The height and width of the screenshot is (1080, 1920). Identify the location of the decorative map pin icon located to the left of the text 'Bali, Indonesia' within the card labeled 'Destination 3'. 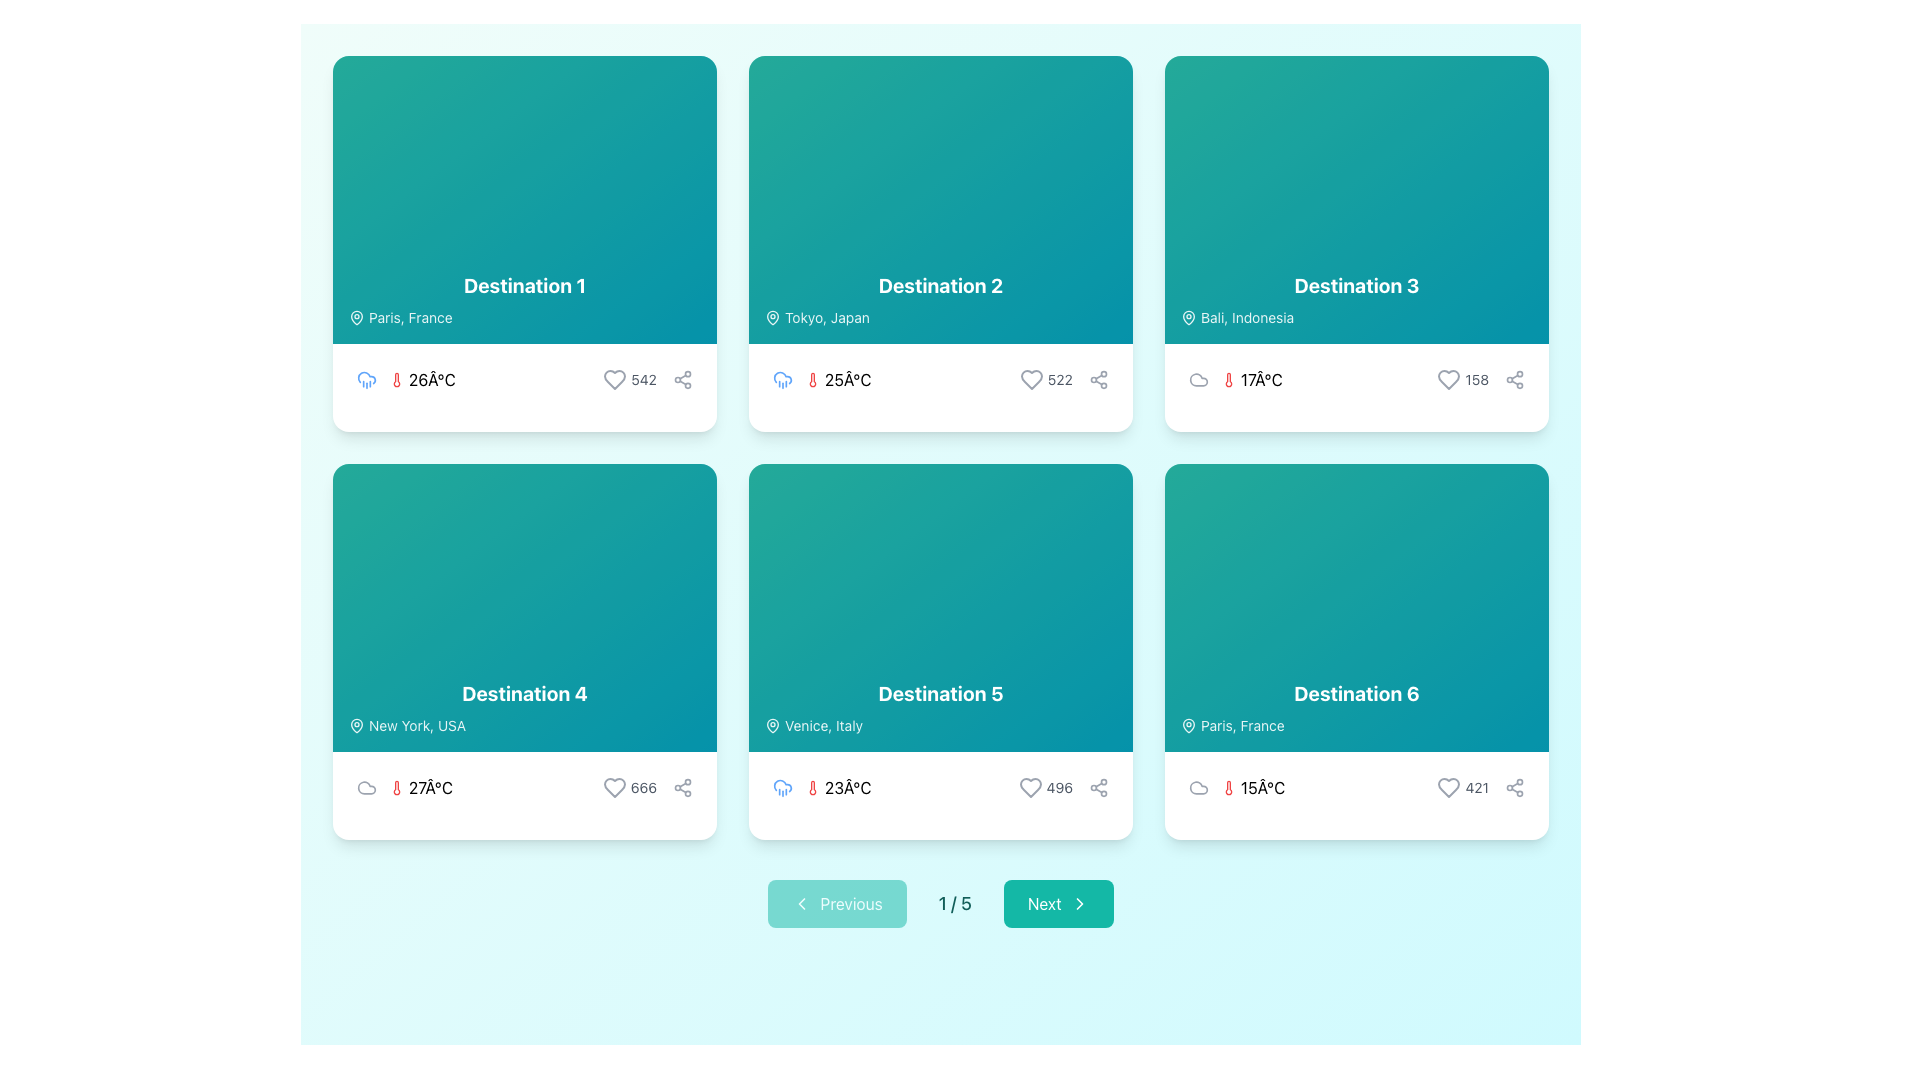
(1189, 316).